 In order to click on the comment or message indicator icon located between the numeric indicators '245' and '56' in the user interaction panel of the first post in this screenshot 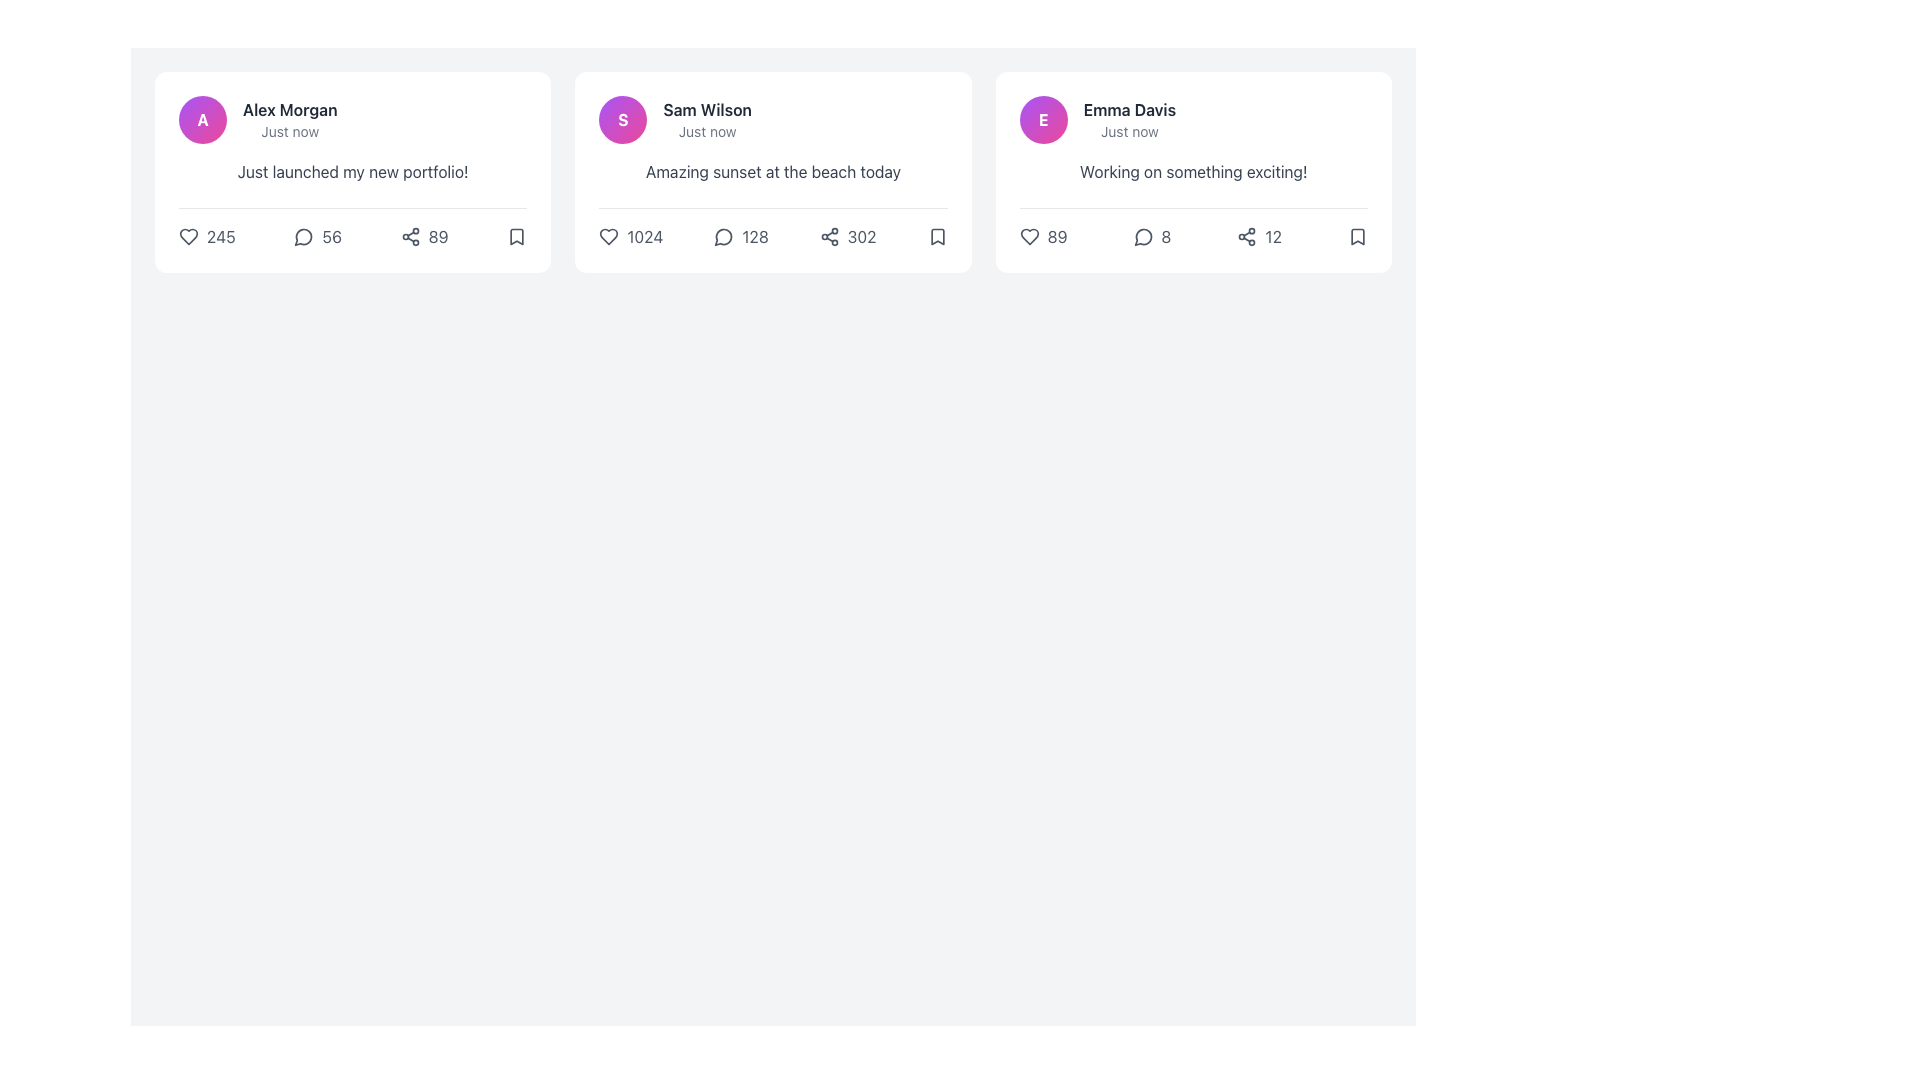, I will do `click(303, 235)`.